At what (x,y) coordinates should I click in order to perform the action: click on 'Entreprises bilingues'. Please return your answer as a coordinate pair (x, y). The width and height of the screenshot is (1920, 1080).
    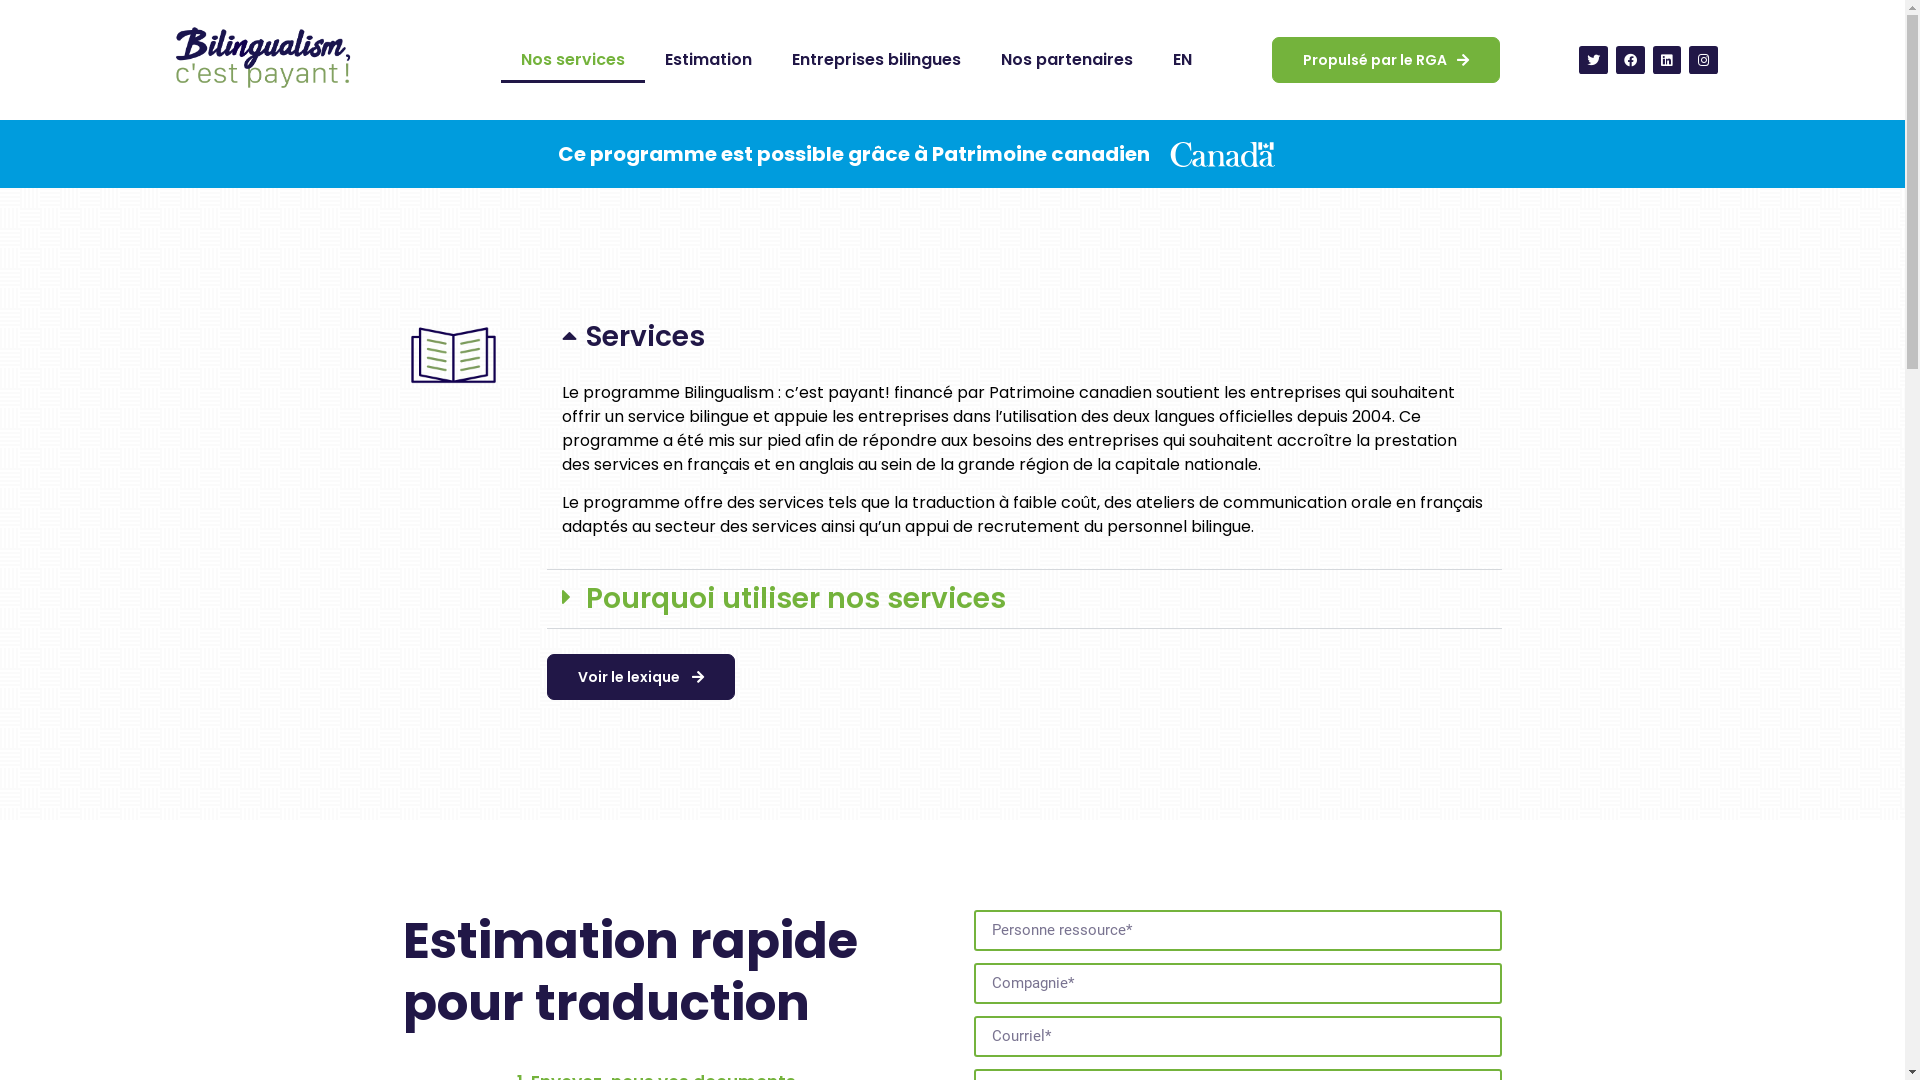
    Looking at the image, I should click on (771, 59).